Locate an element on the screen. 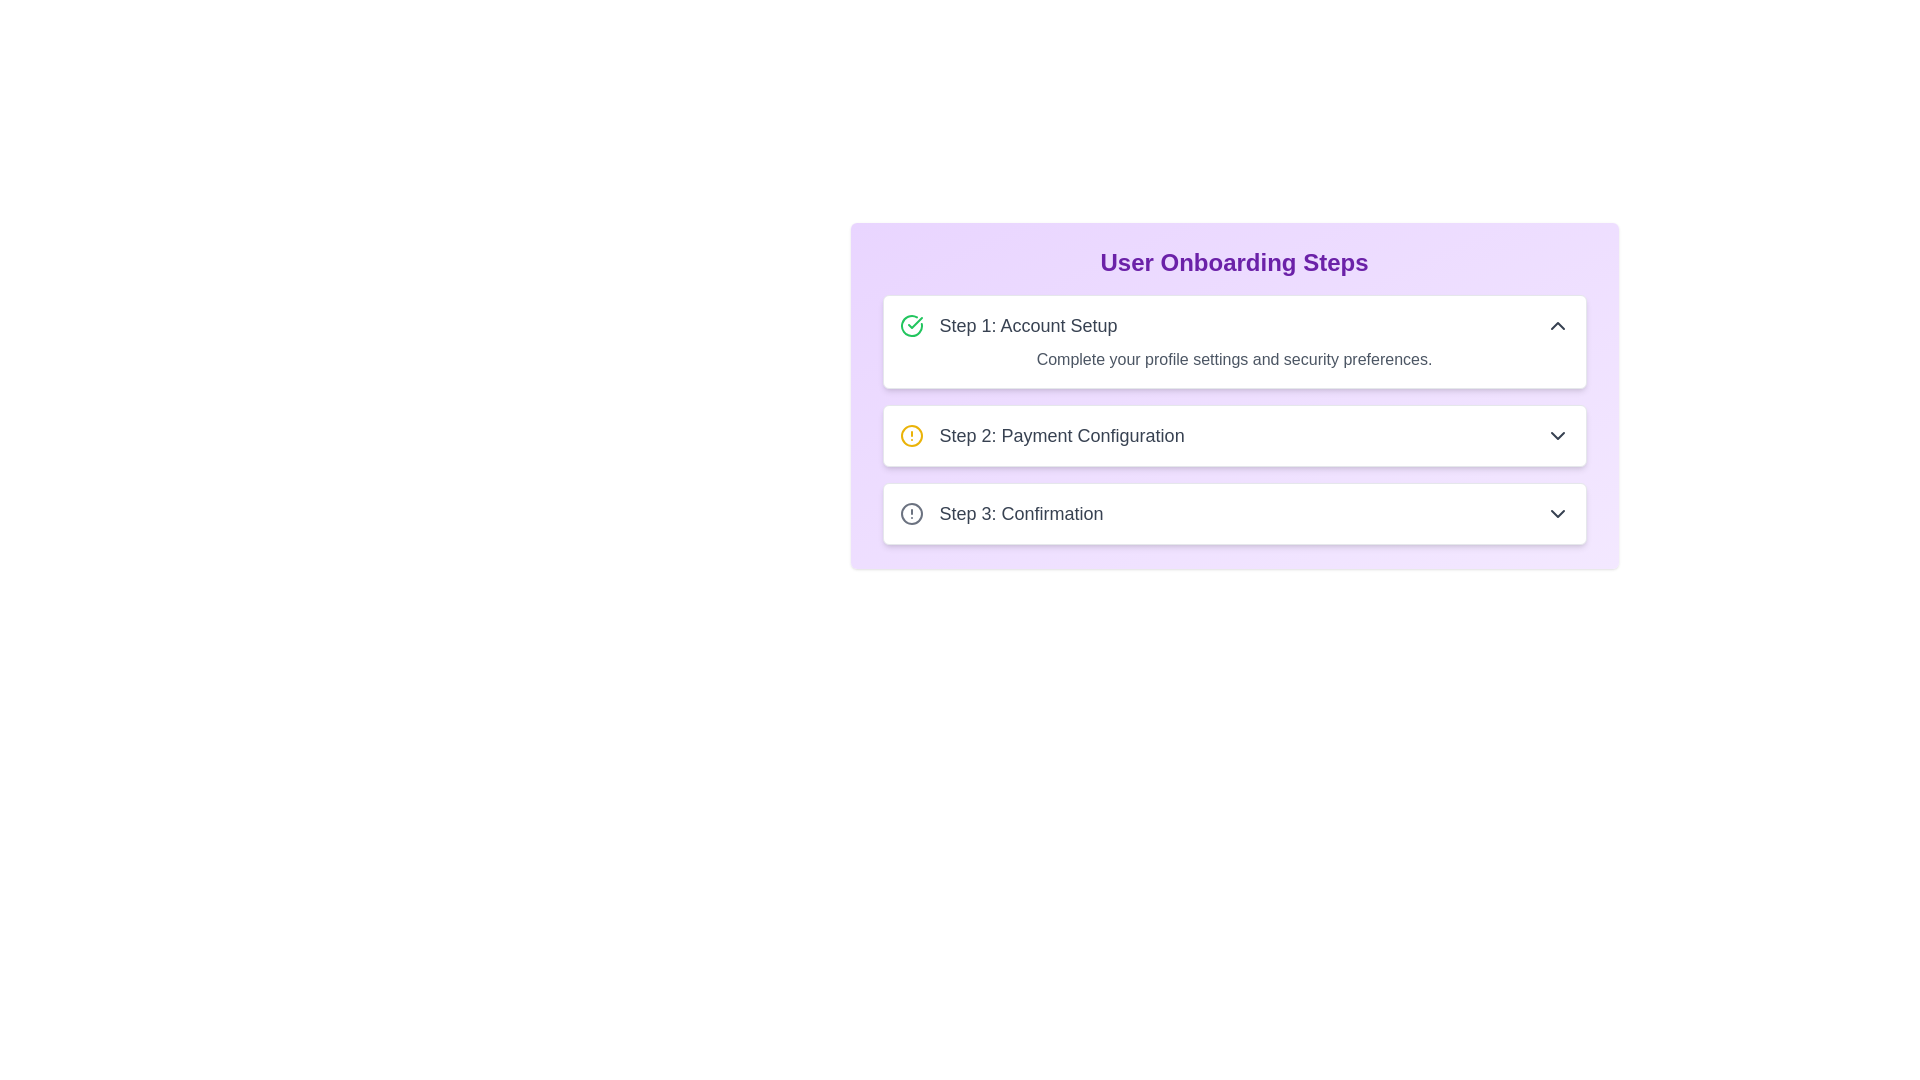  the circular gray icon with a hollow outline and an exclamation mark inside, representing an alert or warning for 'Step 3: Confirmation' is located at coordinates (910, 512).